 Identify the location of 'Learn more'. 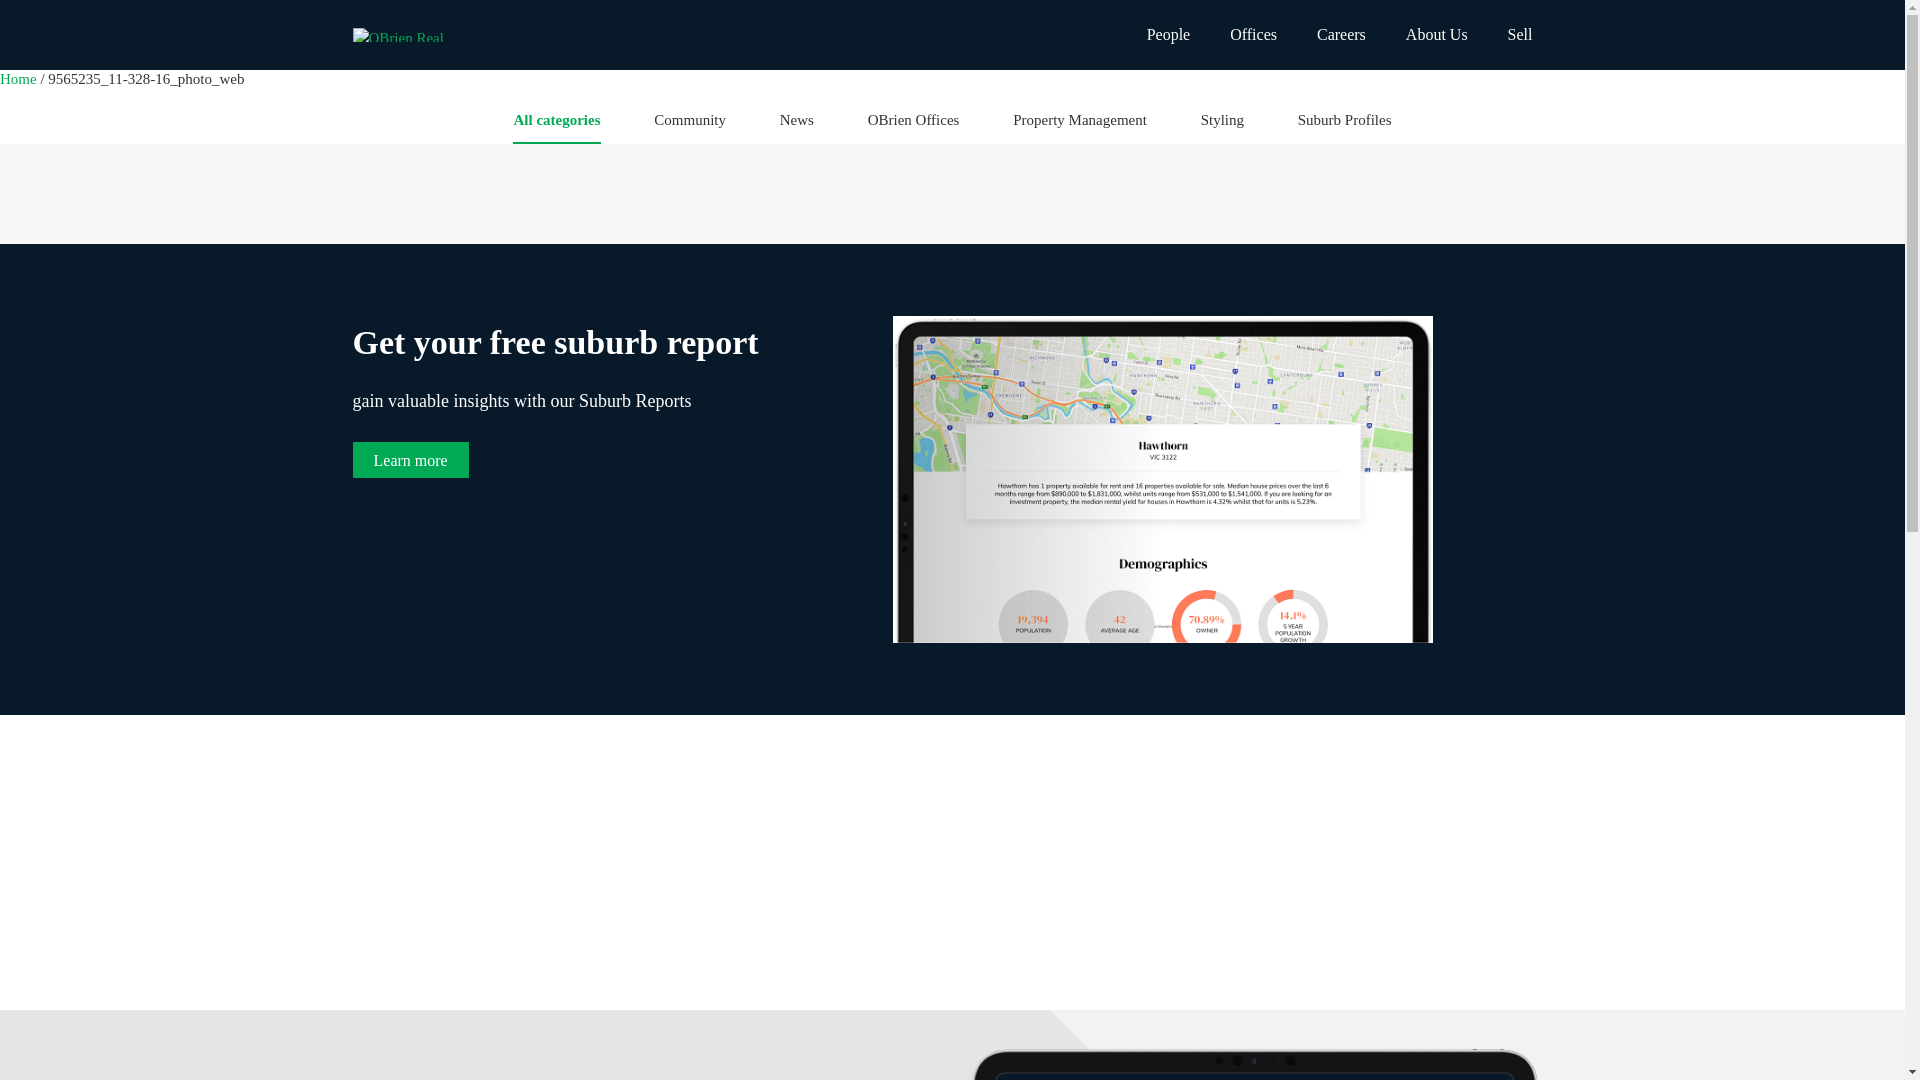
(408, 459).